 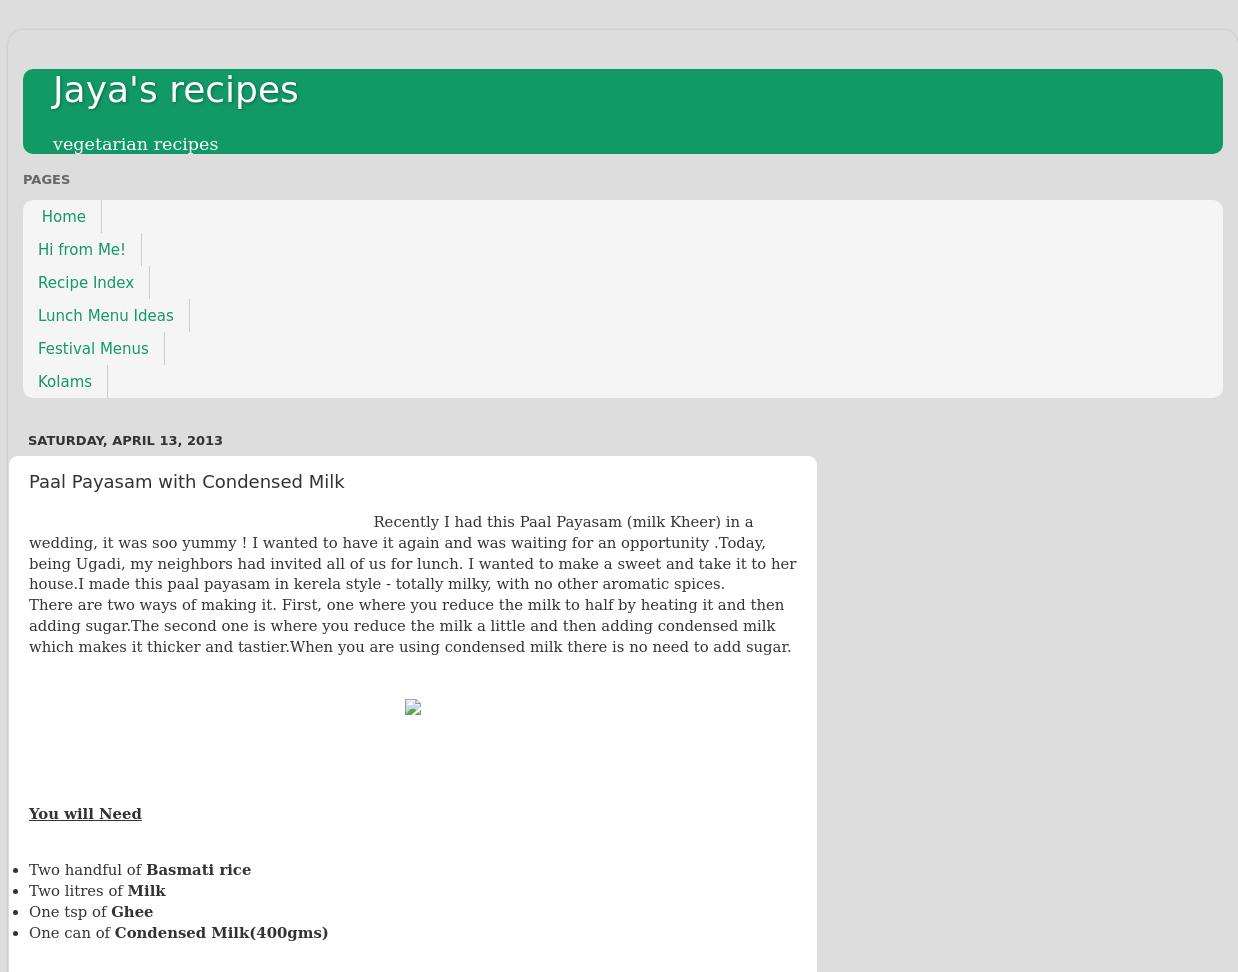 I want to click on 'Hi from Me!', so click(x=80, y=249).